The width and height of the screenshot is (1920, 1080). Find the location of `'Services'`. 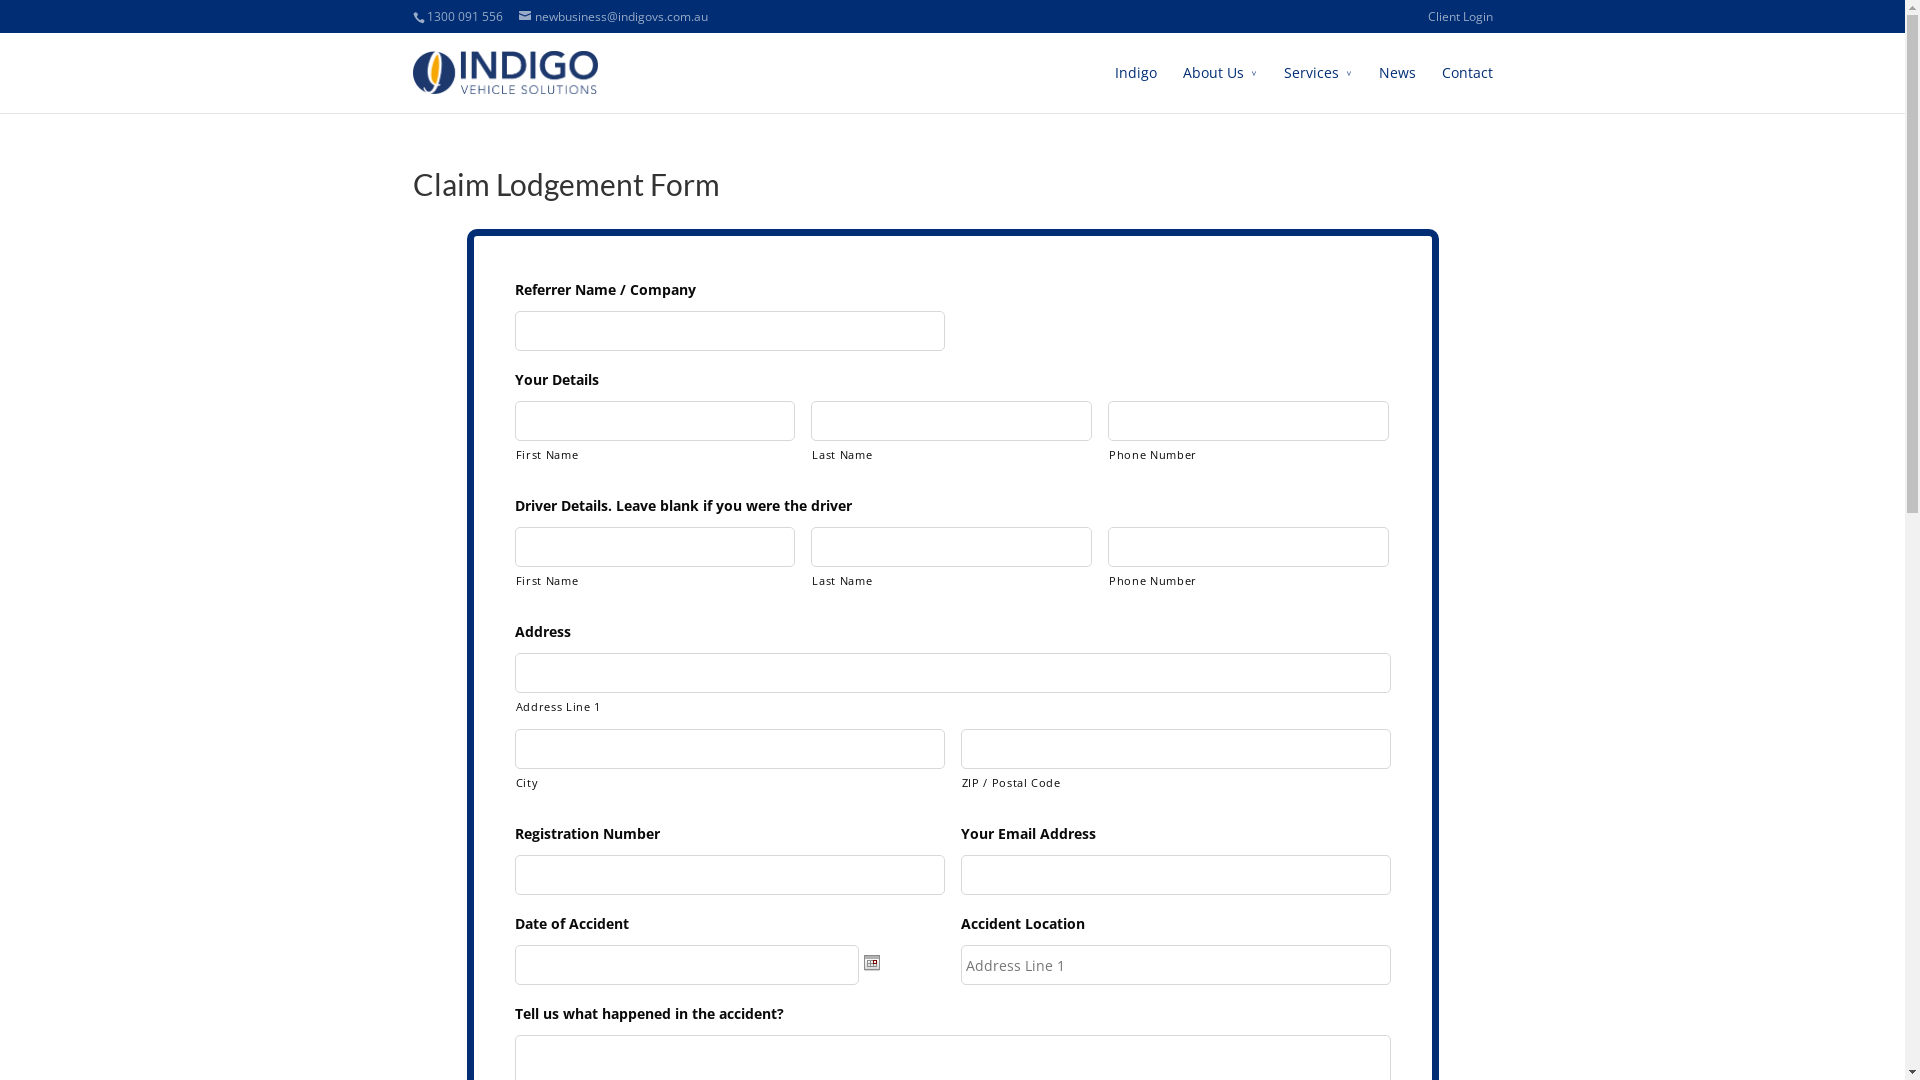

'Services' is located at coordinates (1283, 86).